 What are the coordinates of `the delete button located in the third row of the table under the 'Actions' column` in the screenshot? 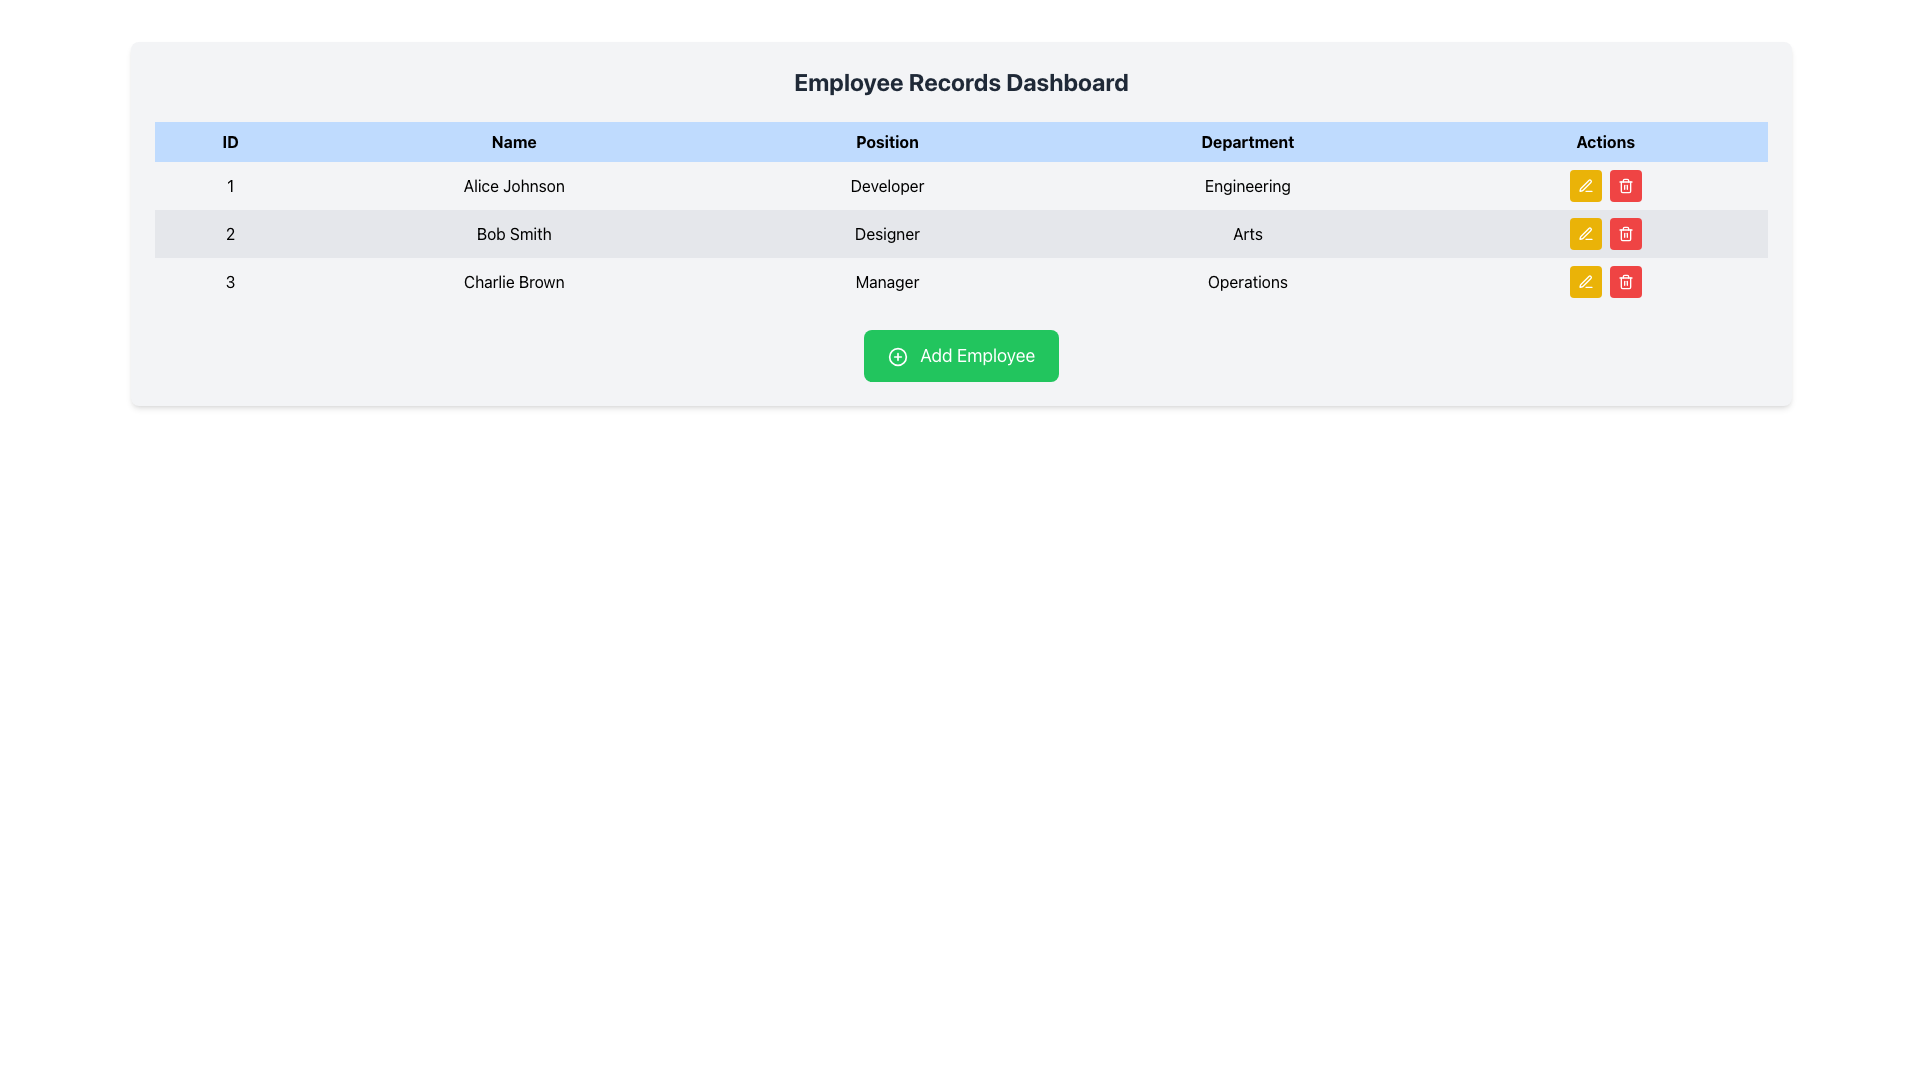 It's located at (1625, 185).